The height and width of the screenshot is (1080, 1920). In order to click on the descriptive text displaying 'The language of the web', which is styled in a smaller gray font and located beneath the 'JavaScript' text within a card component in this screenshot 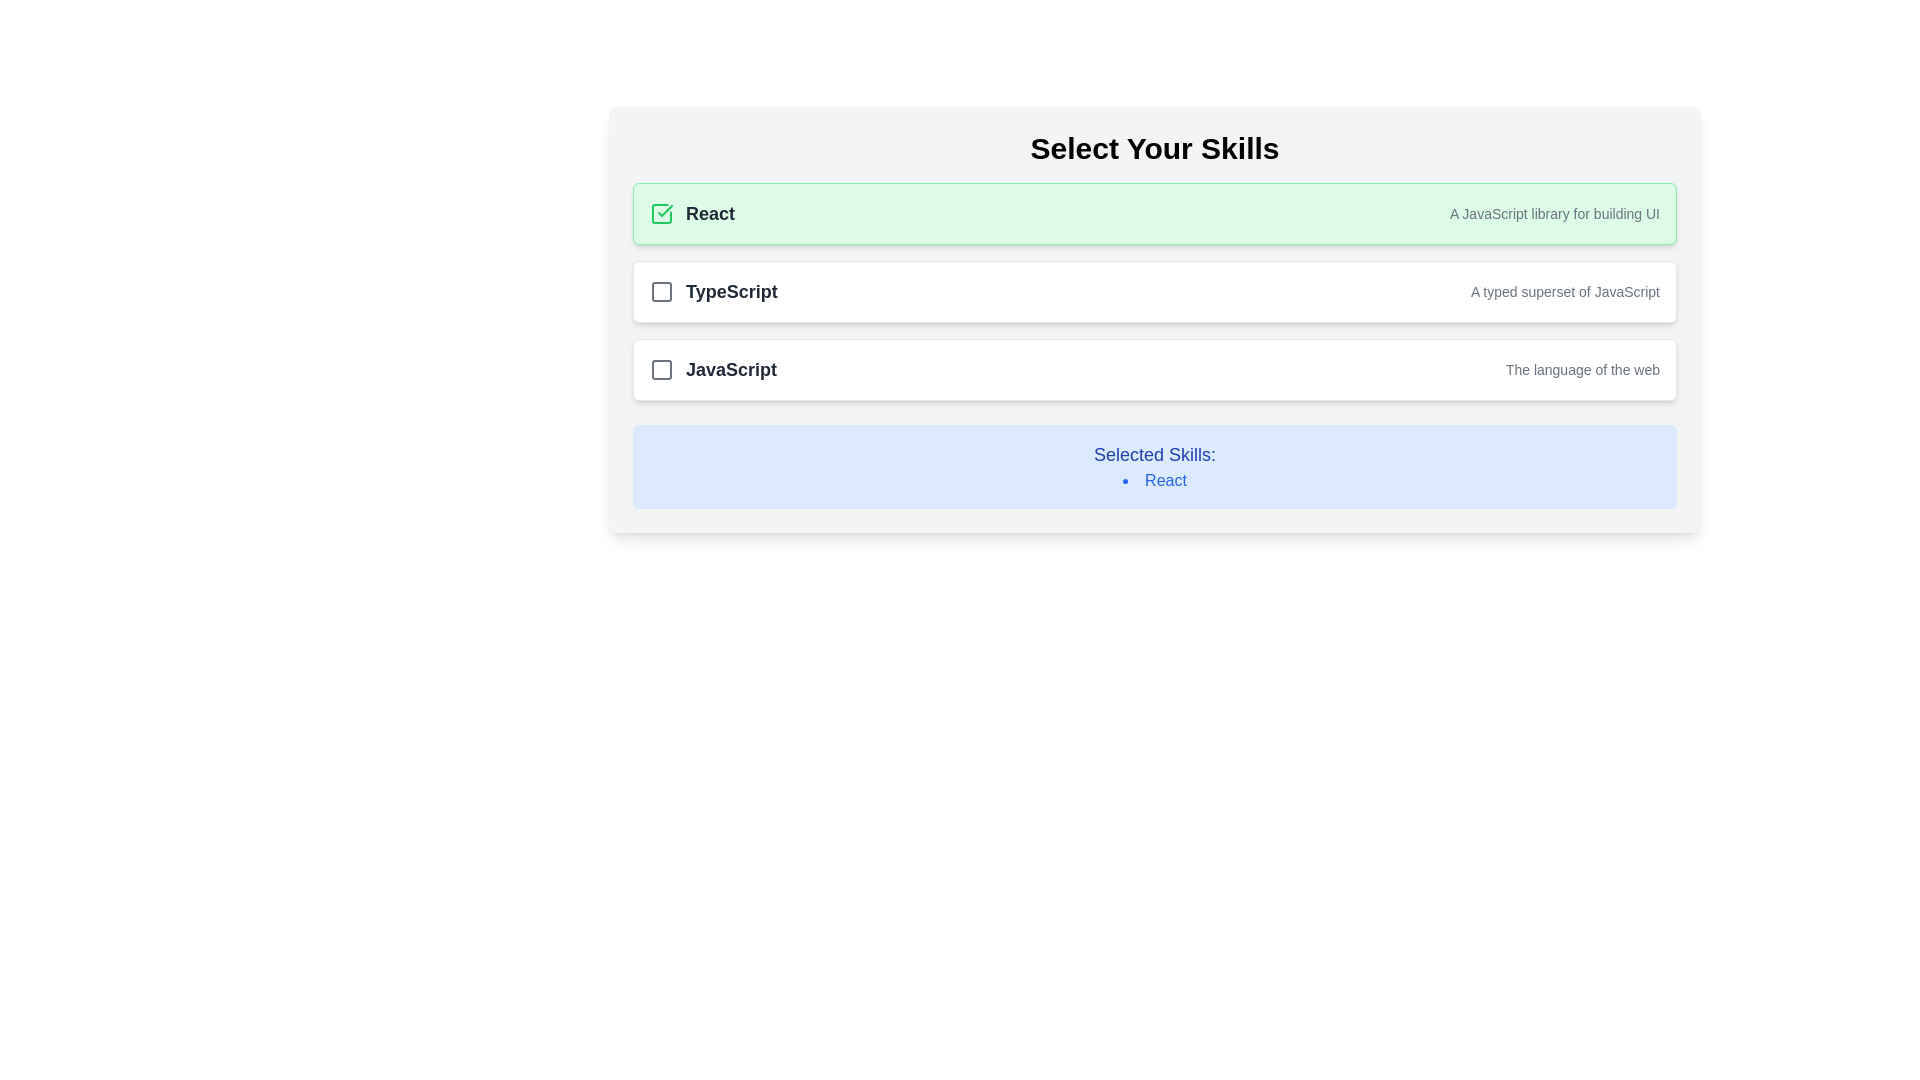, I will do `click(1581, 370)`.